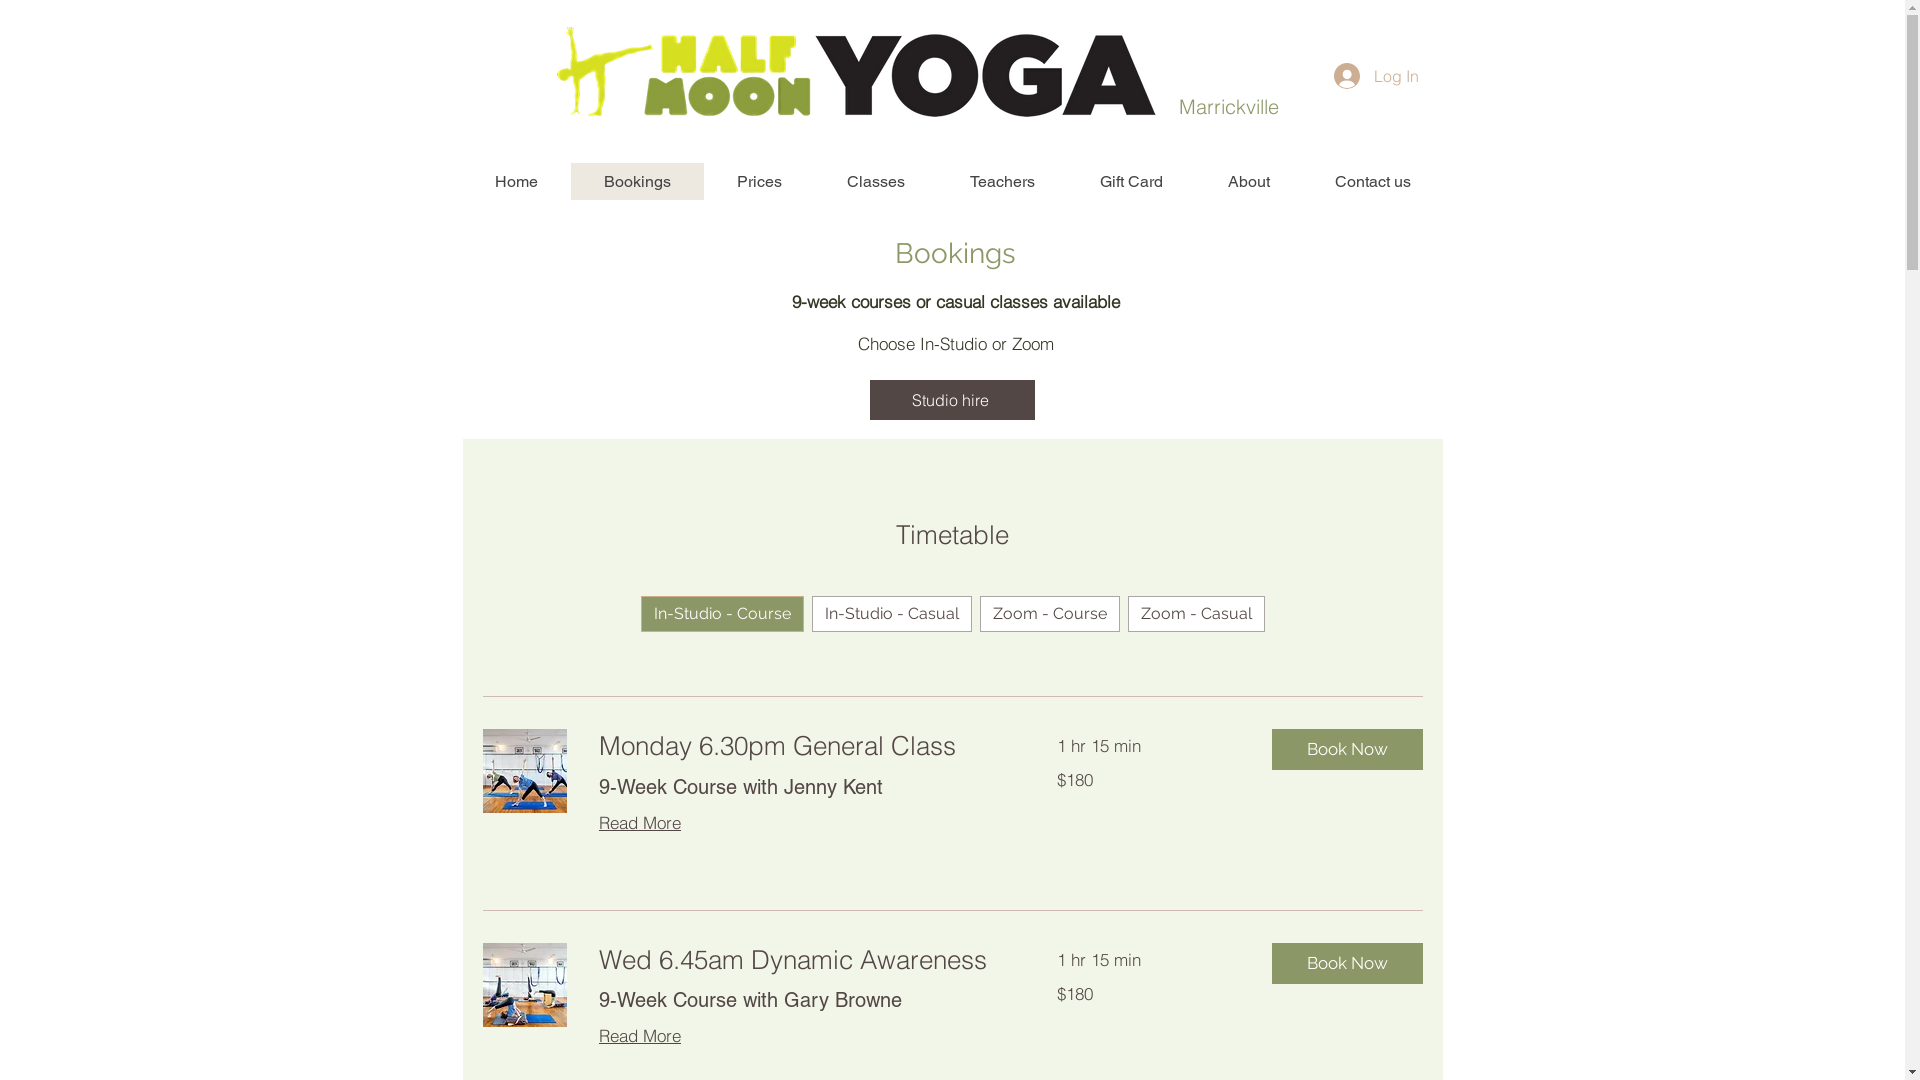  I want to click on 'Gift Card', so click(1129, 181).